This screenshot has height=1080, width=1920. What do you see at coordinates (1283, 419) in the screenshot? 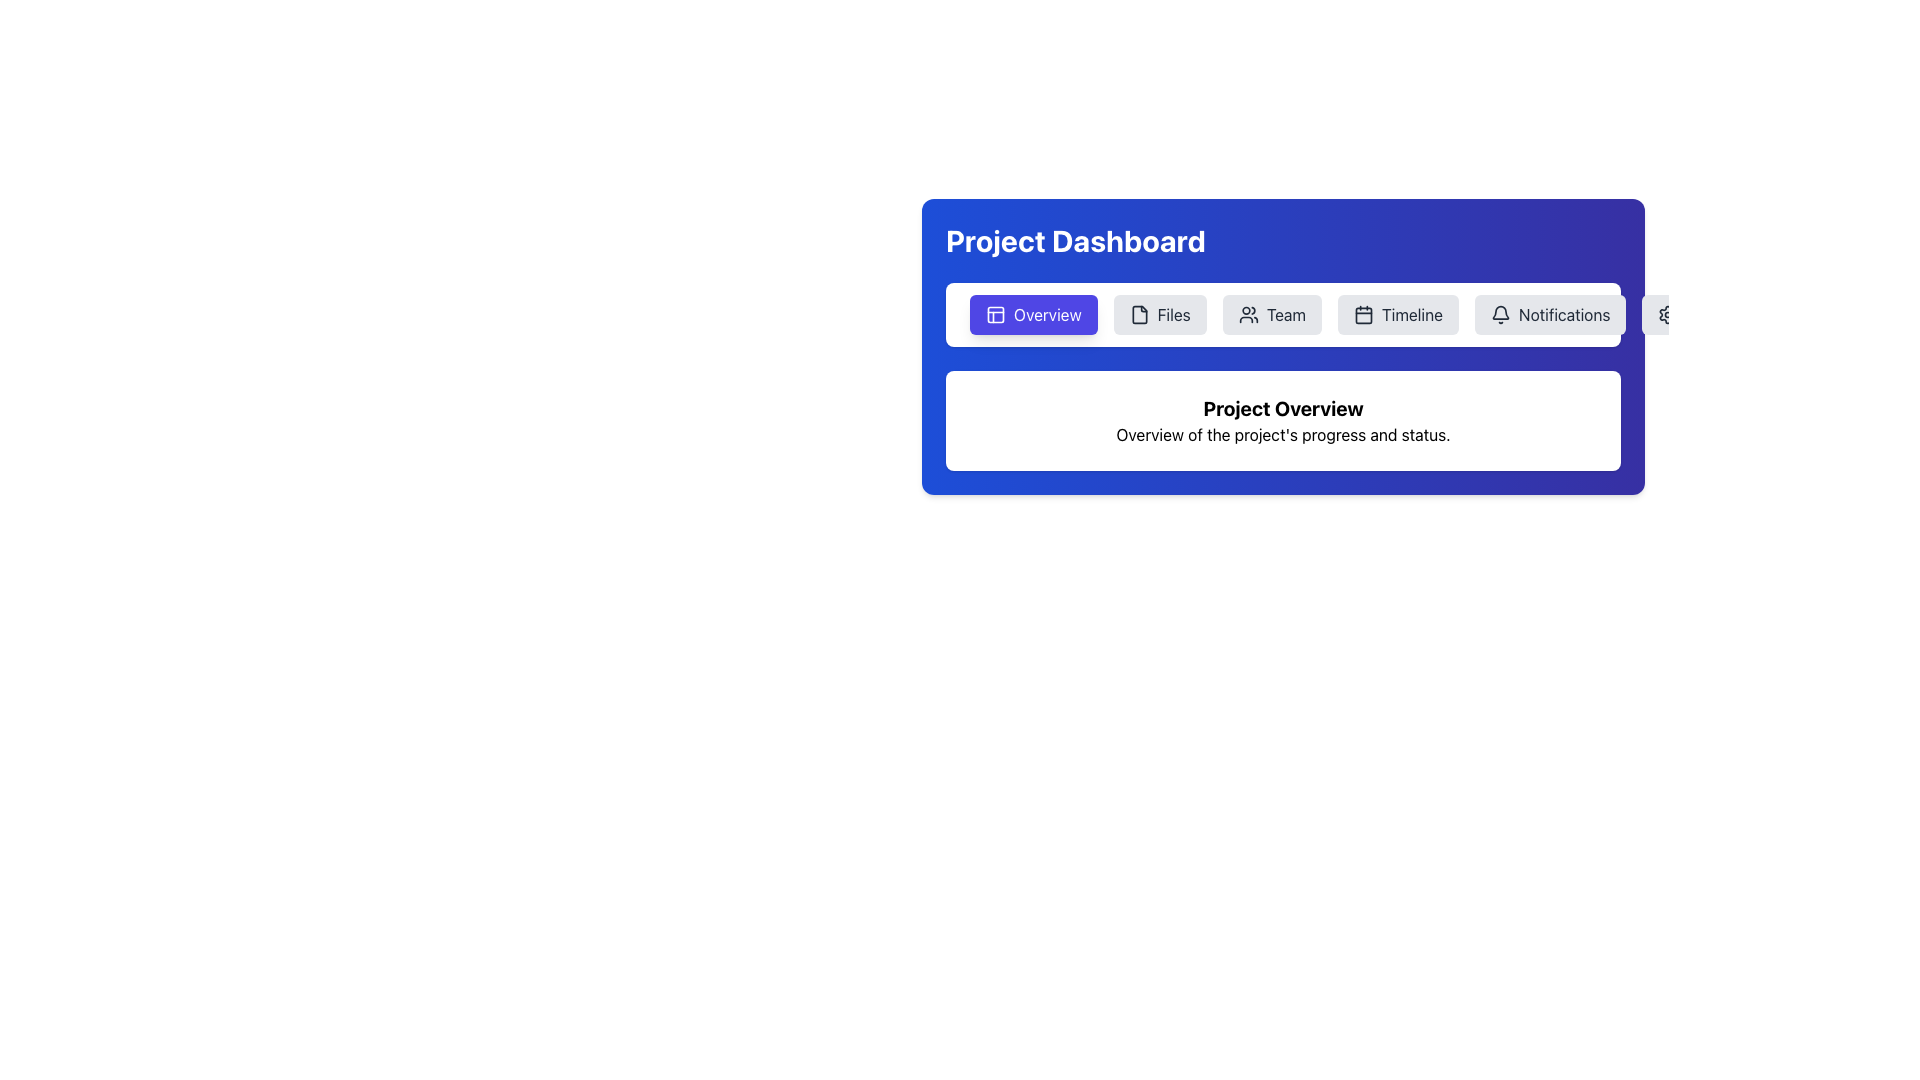
I see `information displayed in the 'Project Overview' module, which includes the title and description about the project's progress and status` at bounding box center [1283, 419].